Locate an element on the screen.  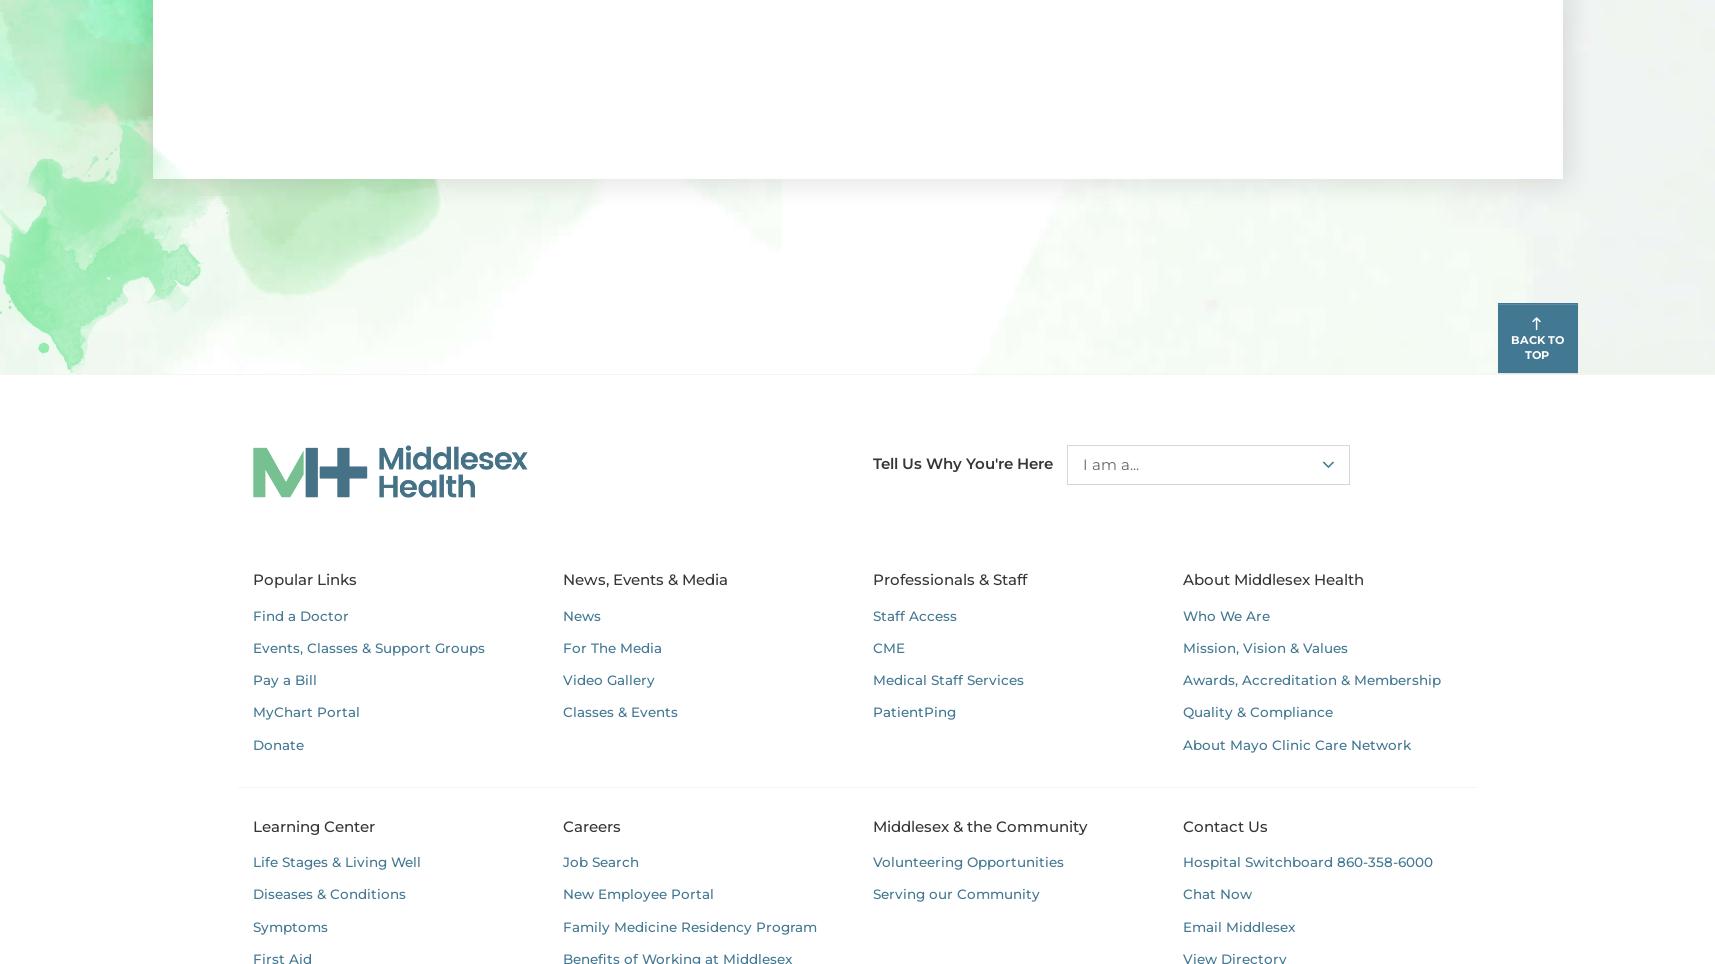
'Diseases & Conditions' is located at coordinates (327, 893).